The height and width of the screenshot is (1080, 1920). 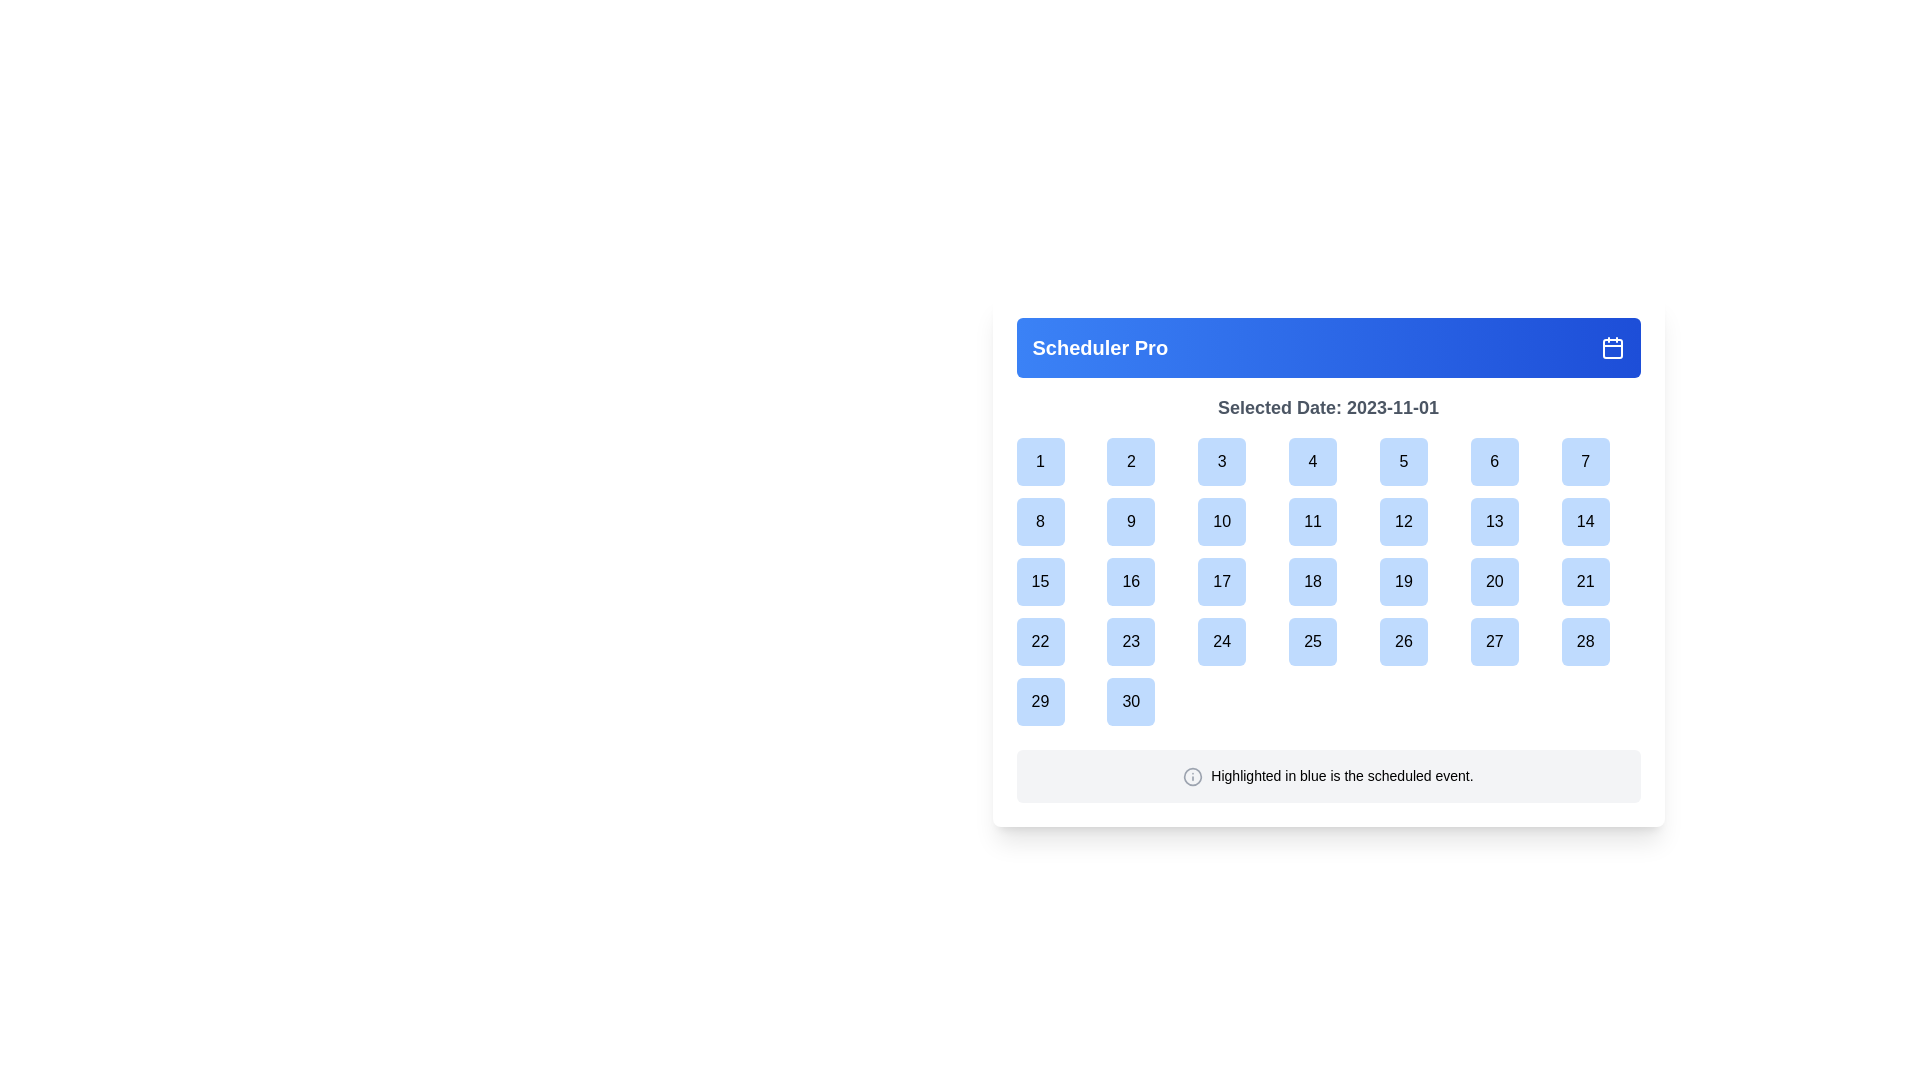 What do you see at coordinates (1313, 462) in the screenshot?
I see `the selectable day button in the calendar view located in the first row, fourth column` at bounding box center [1313, 462].